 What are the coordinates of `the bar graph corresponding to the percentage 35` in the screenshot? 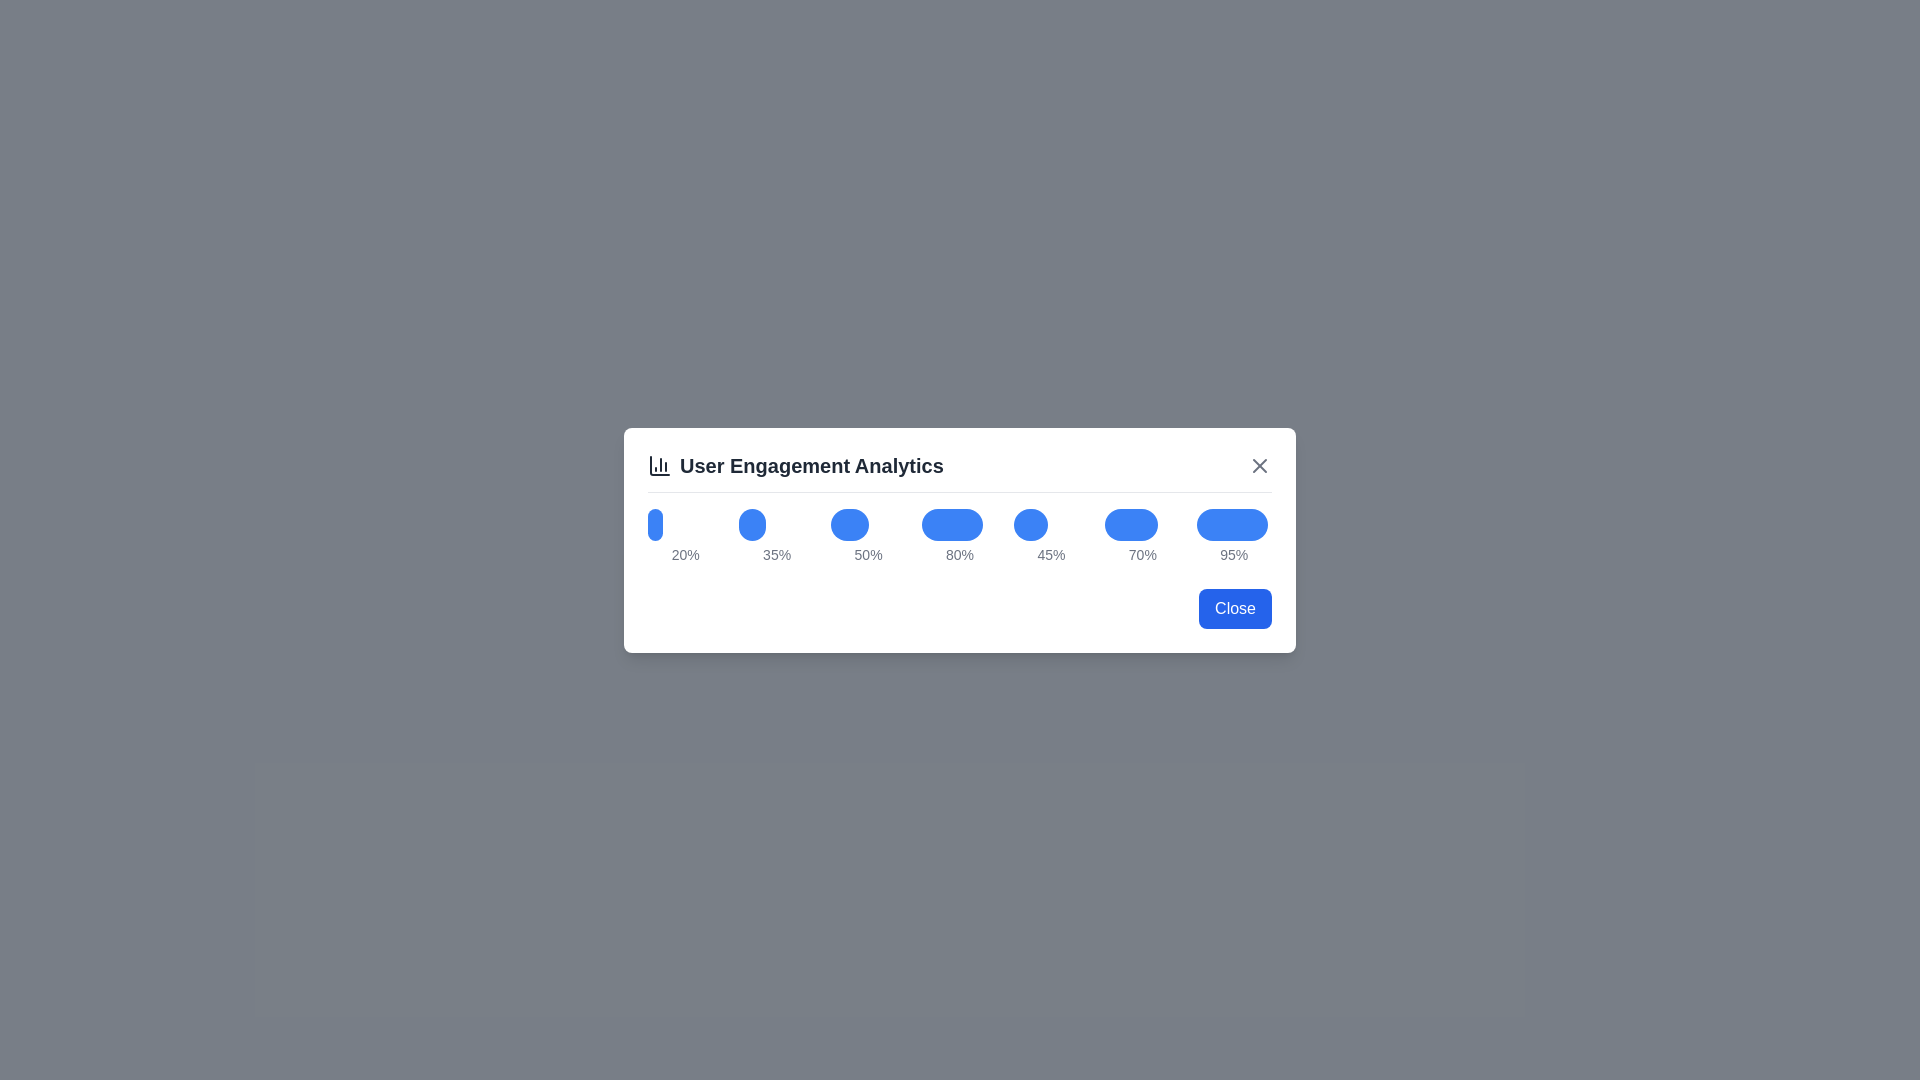 It's located at (751, 523).